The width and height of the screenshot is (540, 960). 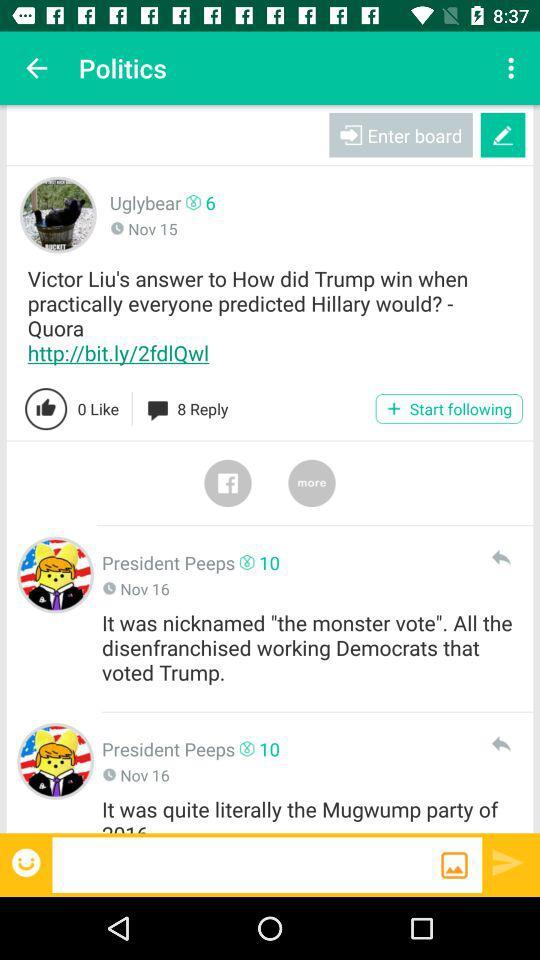 What do you see at coordinates (246, 863) in the screenshot?
I see `type reply` at bounding box center [246, 863].